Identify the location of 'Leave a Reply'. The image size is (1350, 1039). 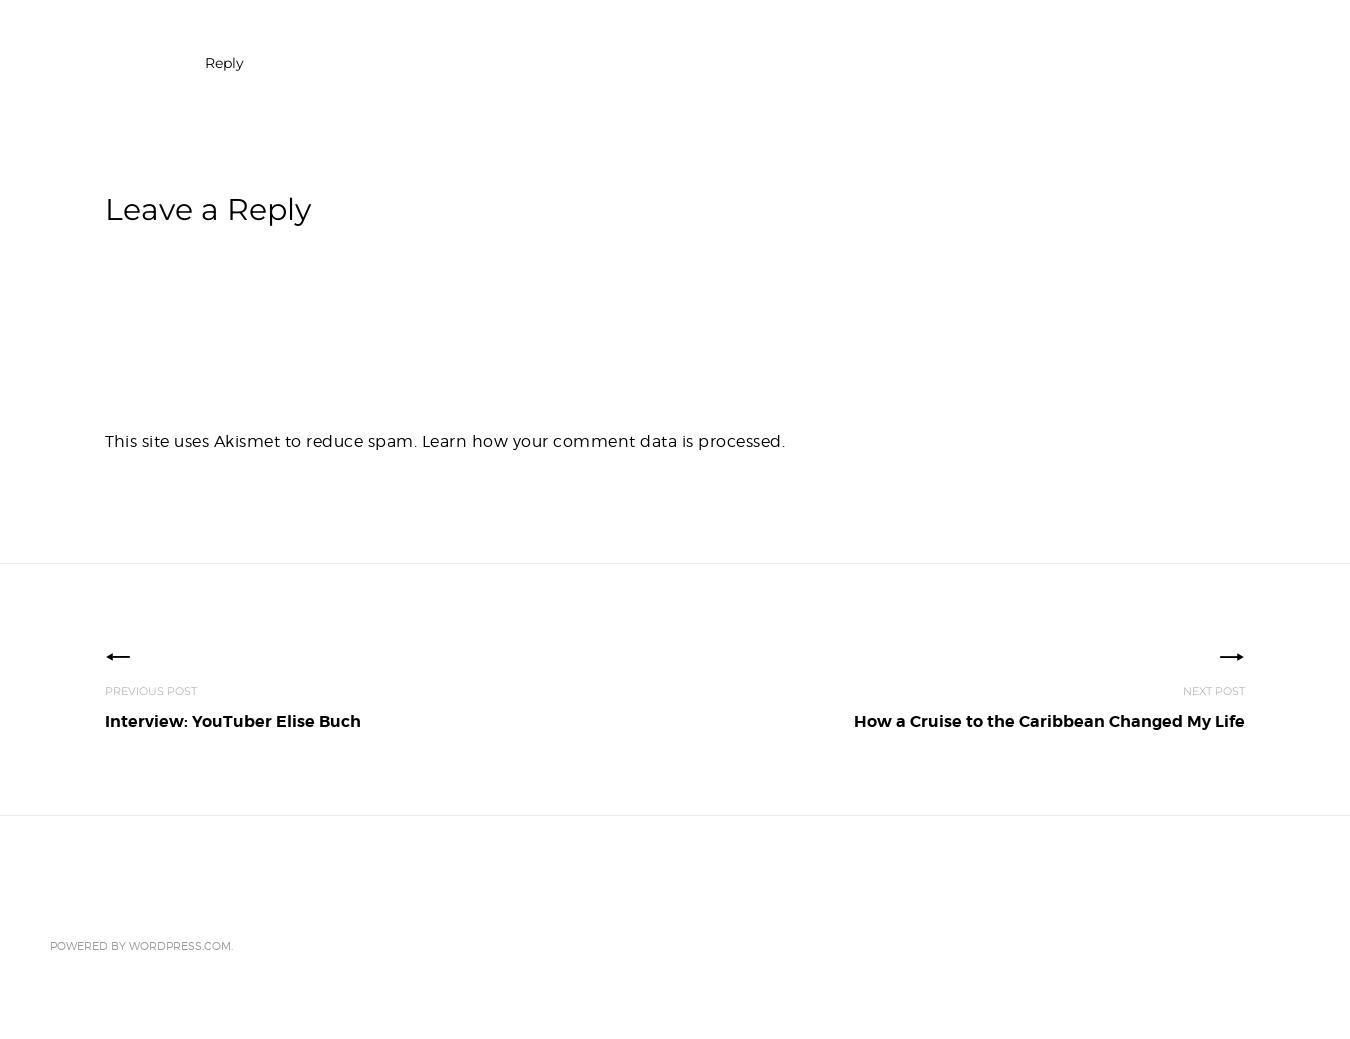
(104, 208).